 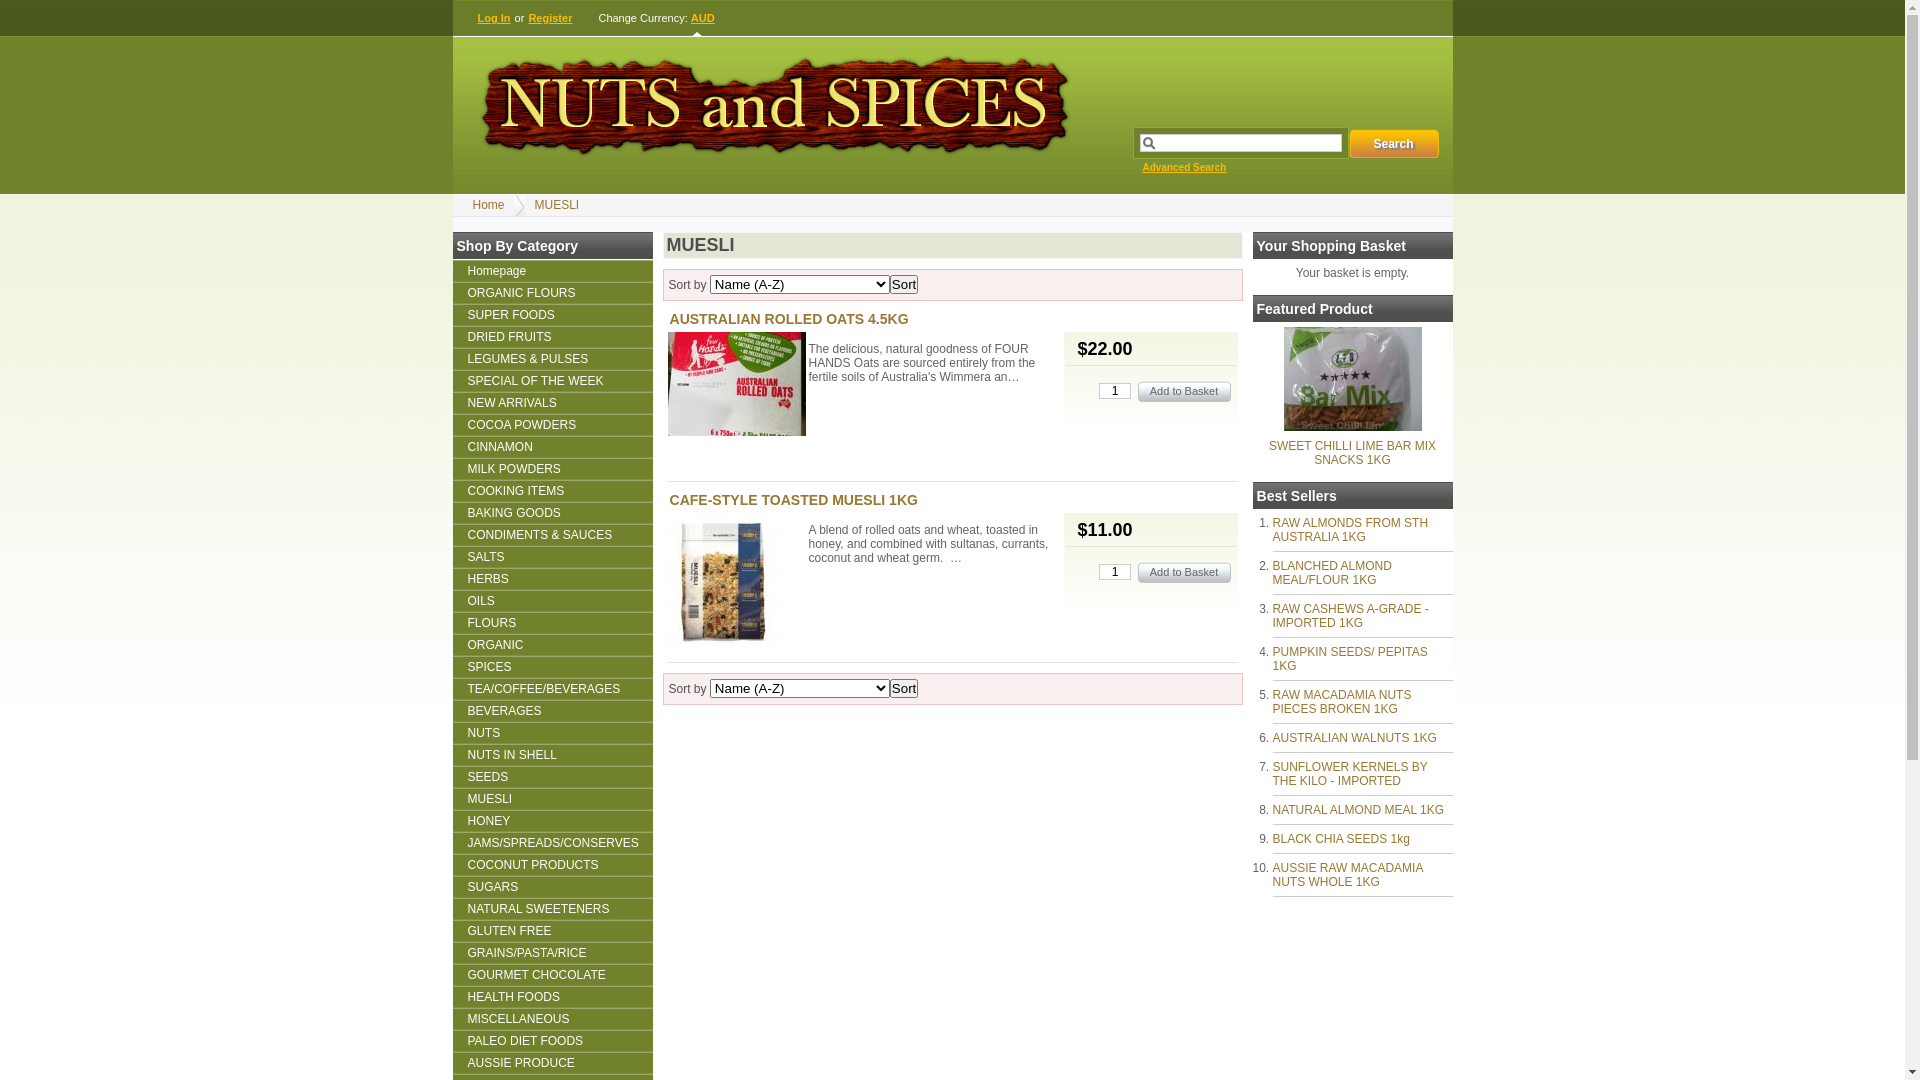 What do you see at coordinates (552, 1018) in the screenshot?
I see `'MISCELLANEOUS'` at bounding box center [552, 1018].